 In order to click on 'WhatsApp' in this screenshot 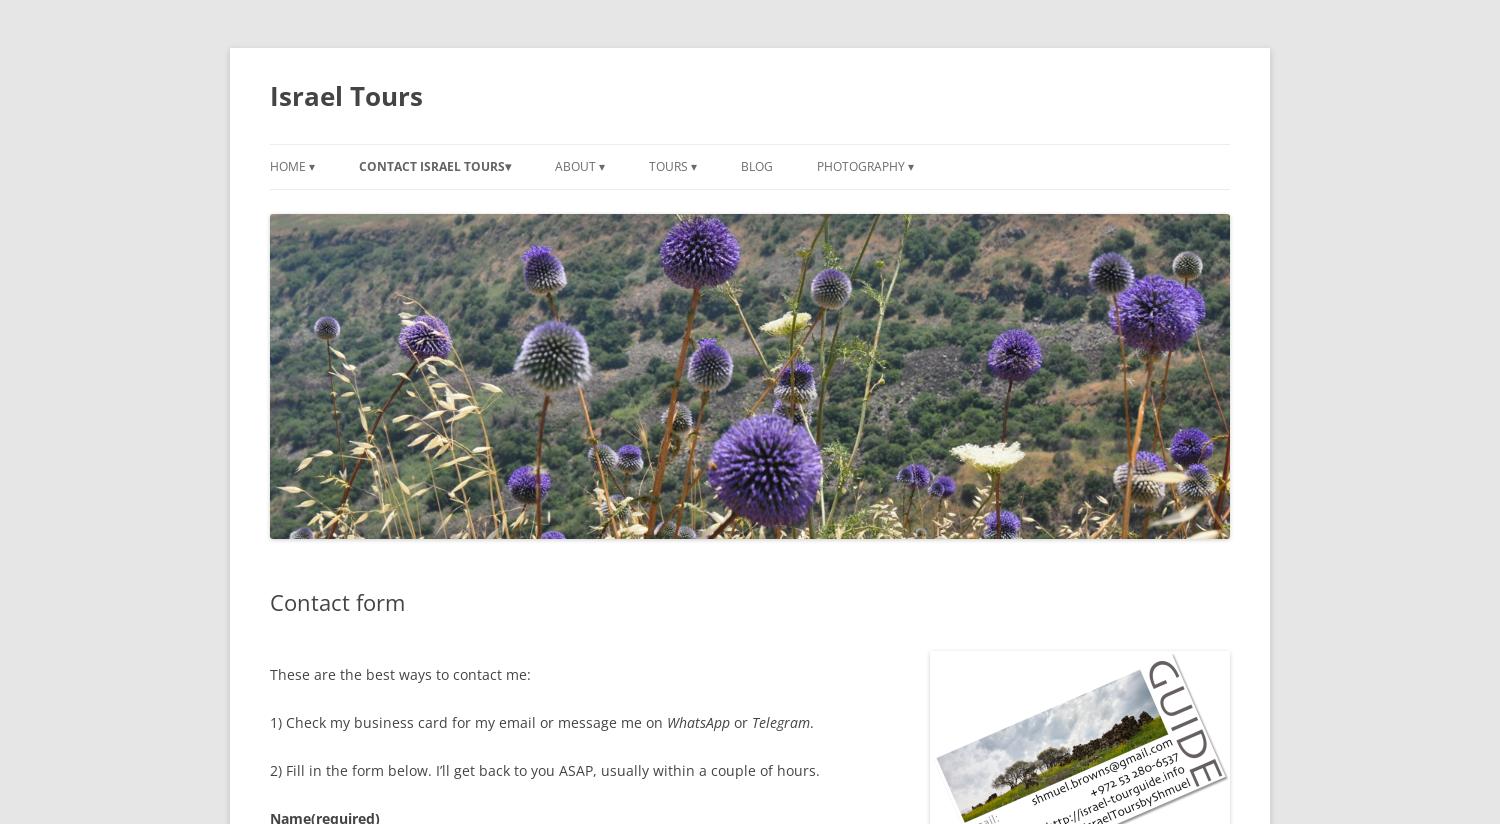, I will do `click(697, 722)`.